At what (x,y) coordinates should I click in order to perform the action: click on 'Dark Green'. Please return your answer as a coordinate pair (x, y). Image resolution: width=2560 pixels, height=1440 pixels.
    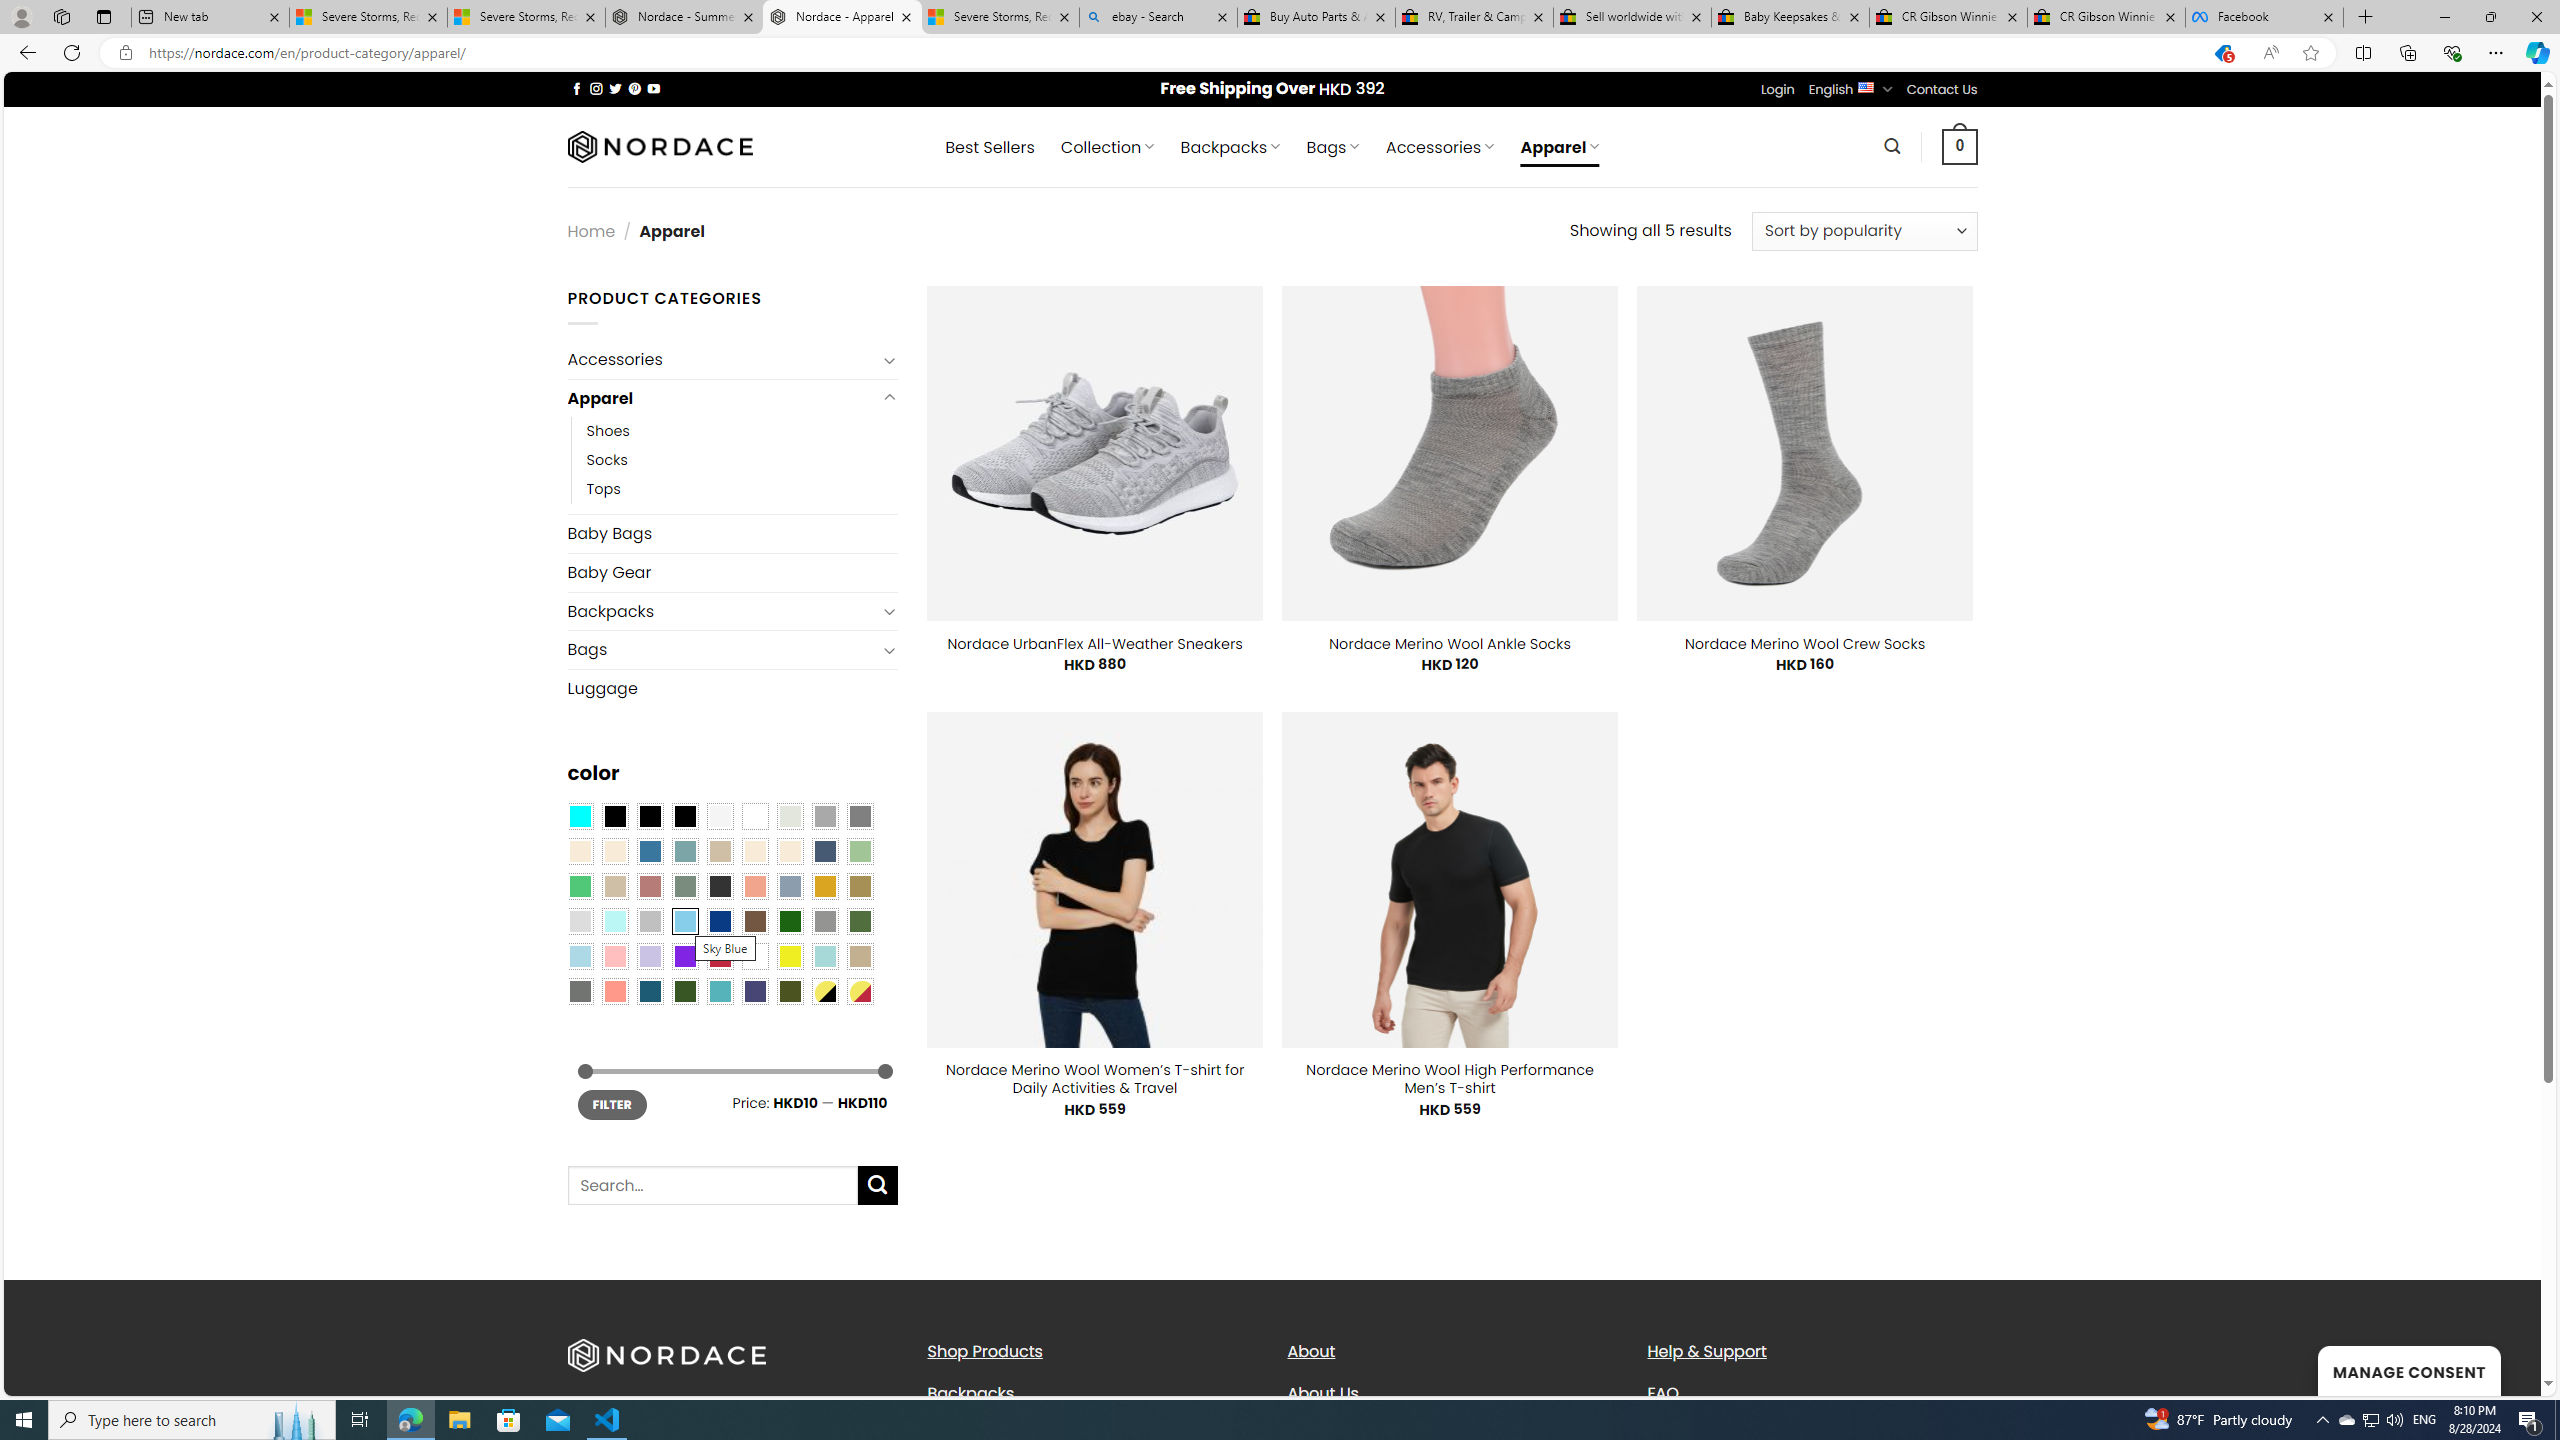
    Looking at the image, I should click on (790, 920).